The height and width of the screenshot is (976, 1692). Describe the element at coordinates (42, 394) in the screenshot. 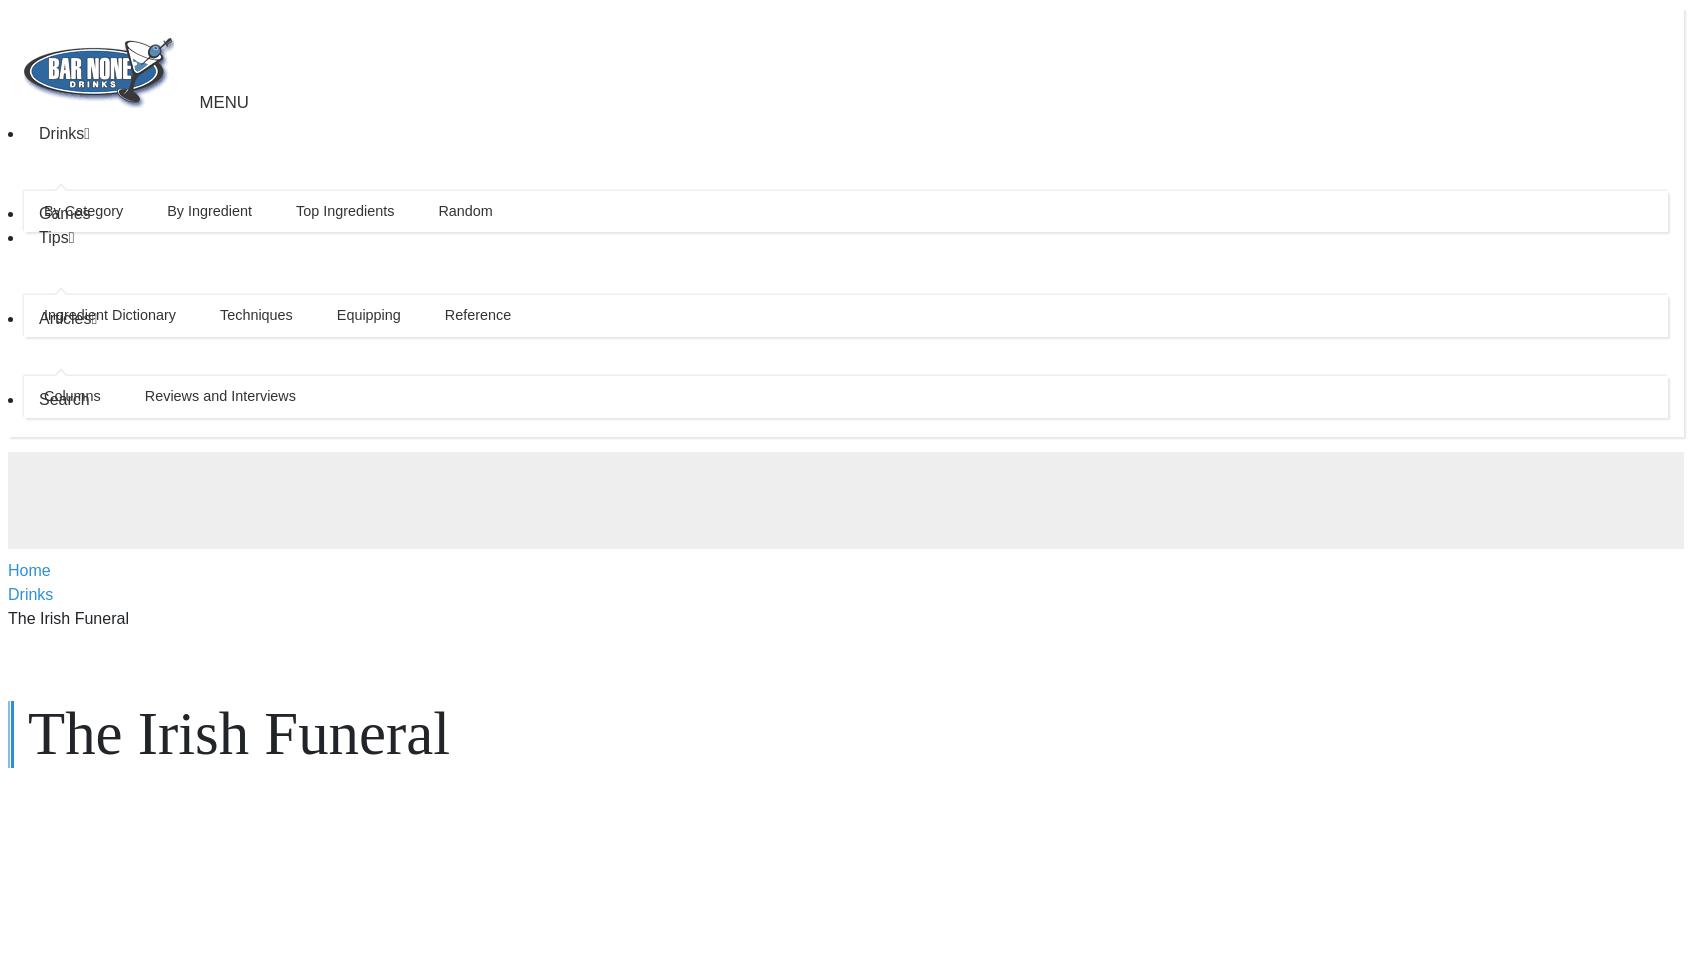

I see `'Columns'` at that location.